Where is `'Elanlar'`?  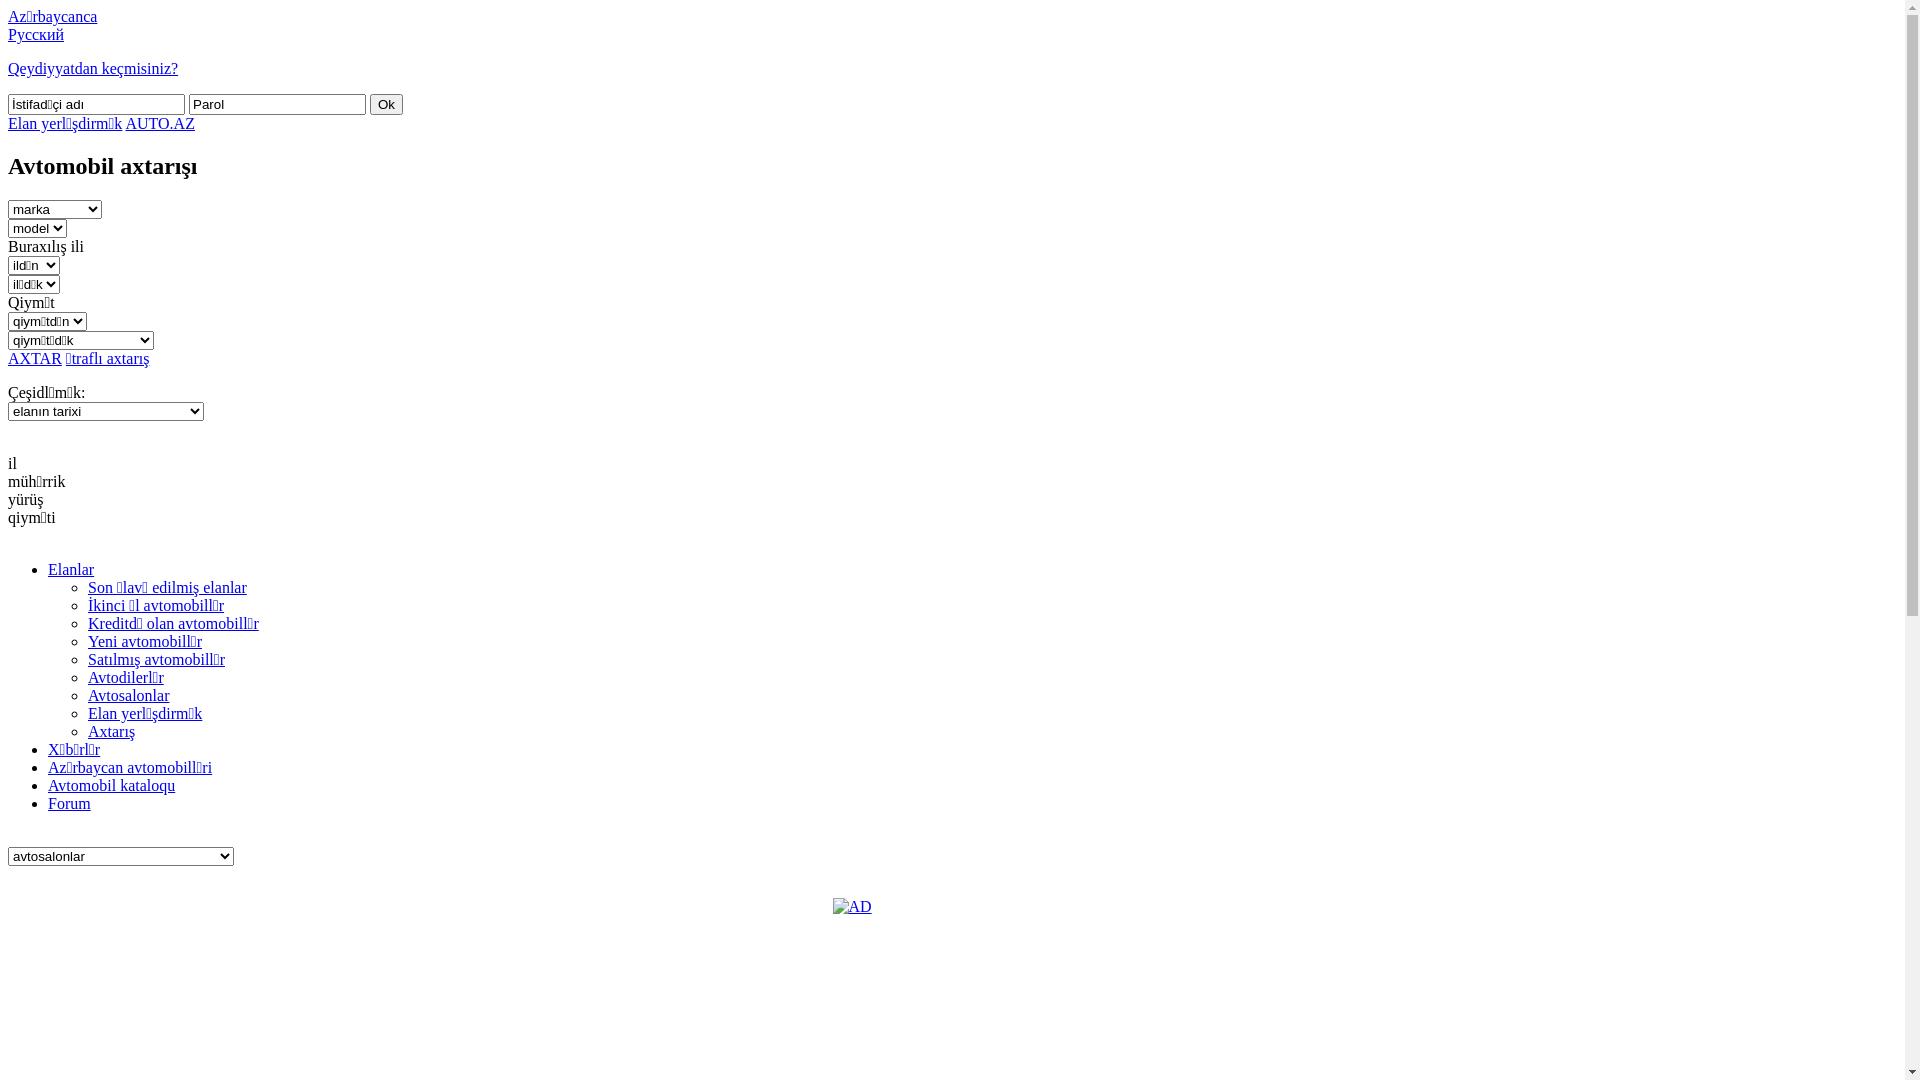 'Elanlar' is located at coordinates (71, 569).